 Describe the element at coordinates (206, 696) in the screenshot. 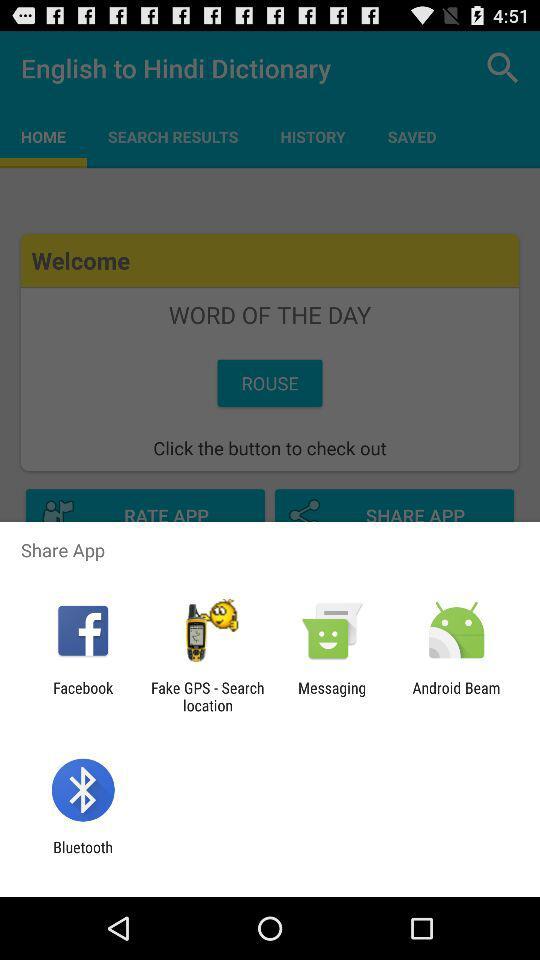

I see `the icon next to the facebook app` at that location.